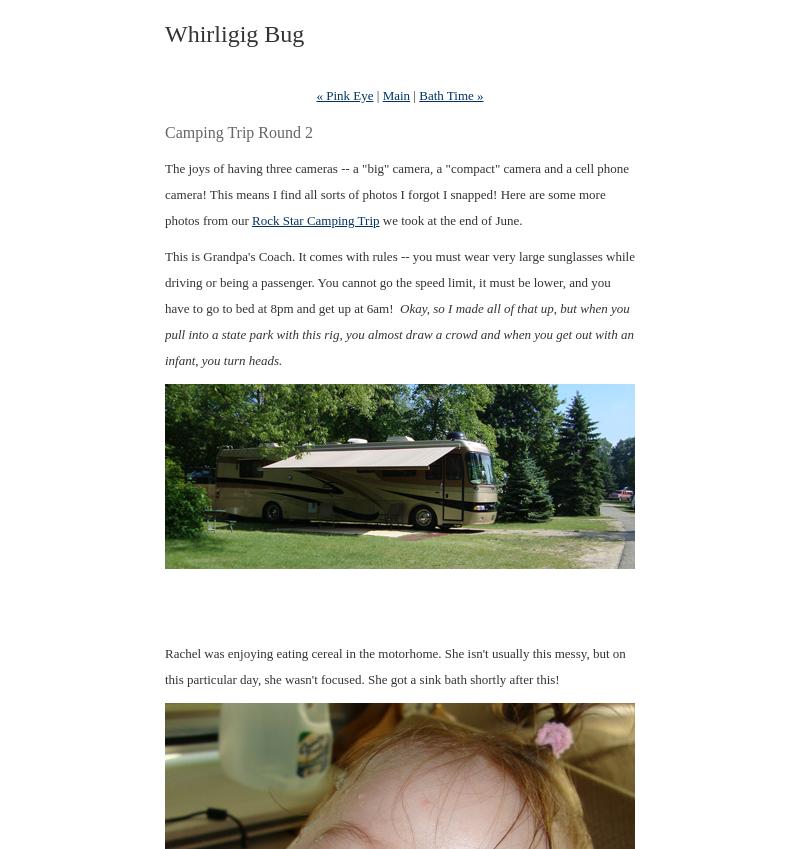  I want to click on 'Rock Star Camping Trip', so click(314, 219).